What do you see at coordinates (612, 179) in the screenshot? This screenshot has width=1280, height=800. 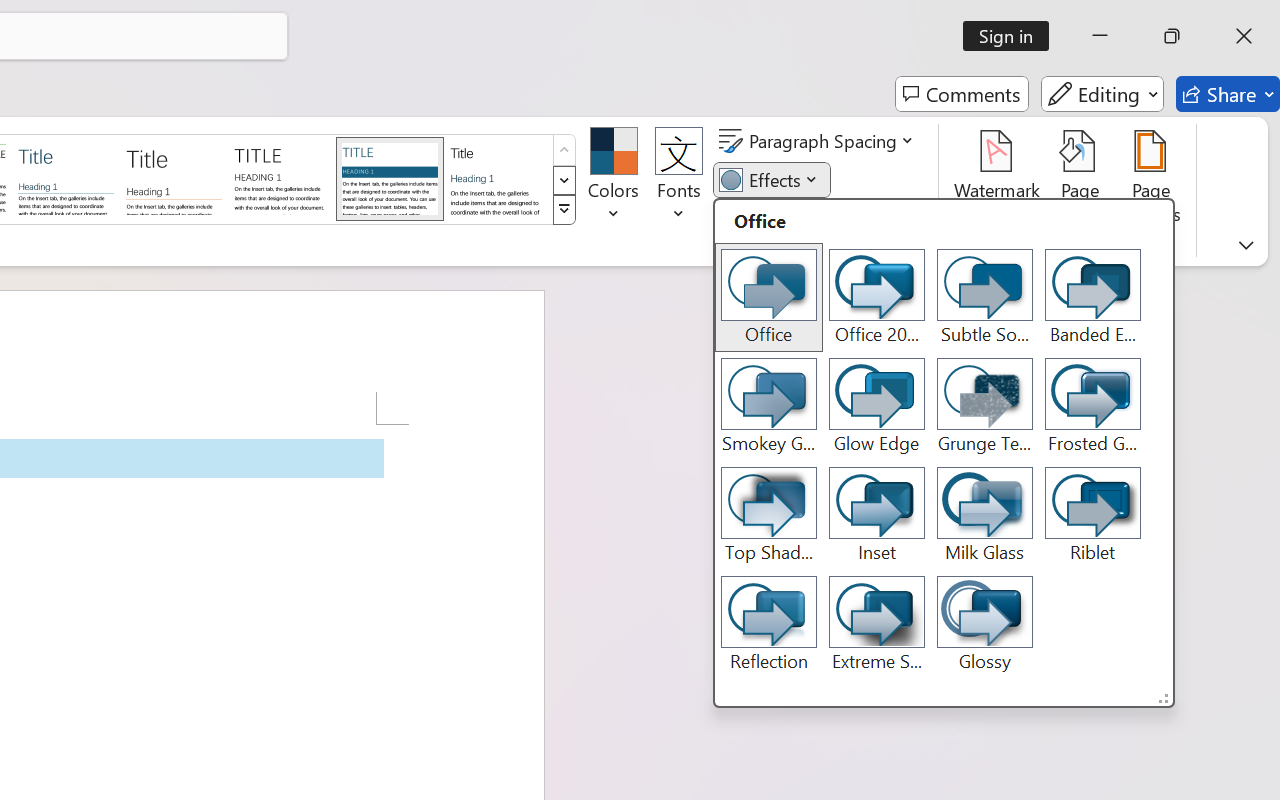 I see `'Colors'` at bounding box center [612, 179].